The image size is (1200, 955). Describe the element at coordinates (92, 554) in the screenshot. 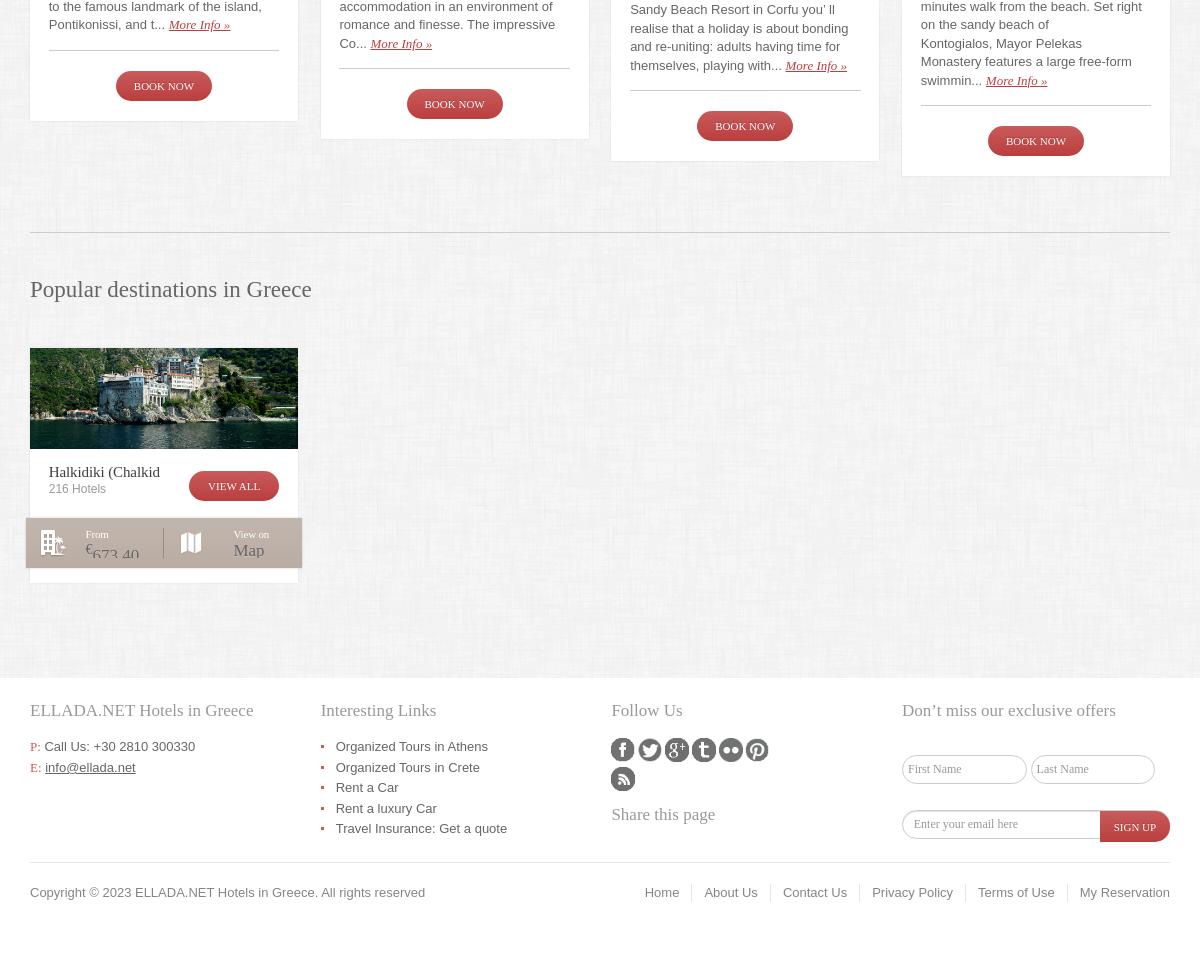

I see `'673.40'` at that location.